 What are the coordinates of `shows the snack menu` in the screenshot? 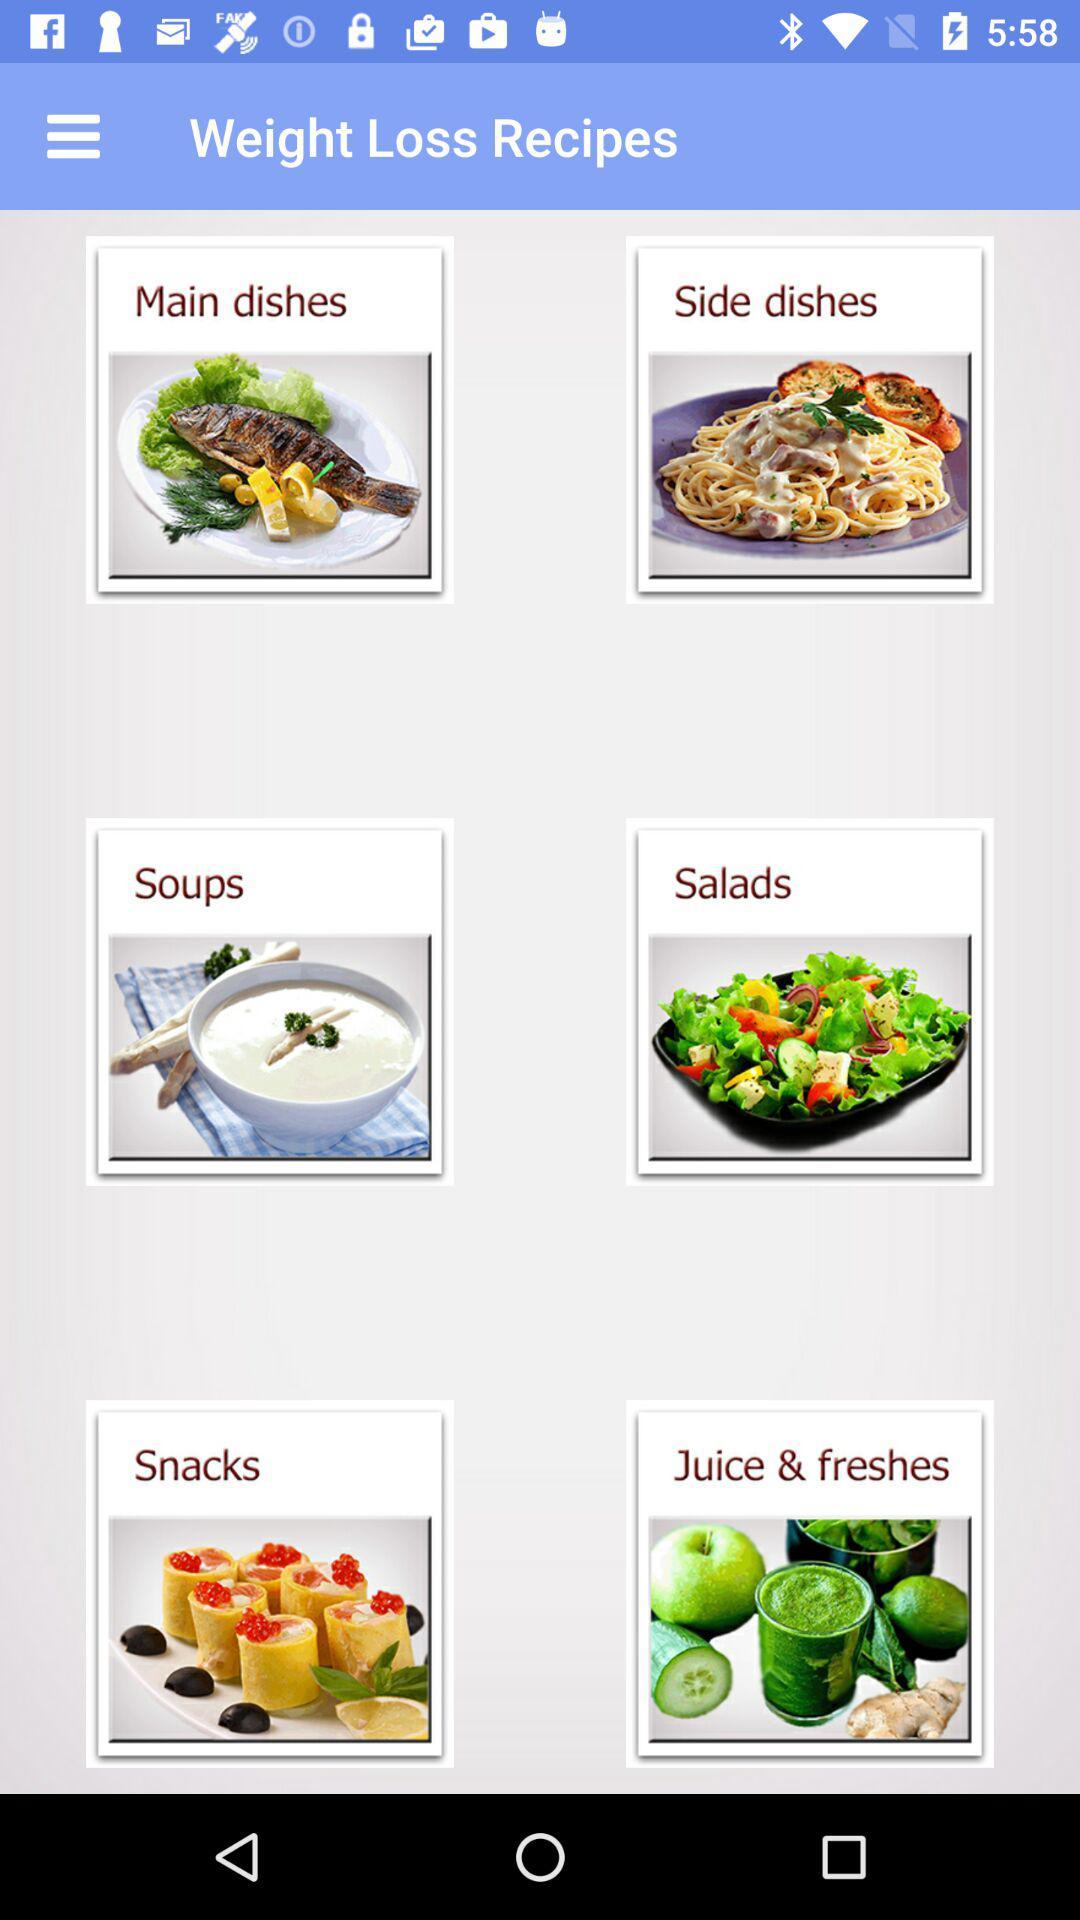 It's located at (270, 1583).